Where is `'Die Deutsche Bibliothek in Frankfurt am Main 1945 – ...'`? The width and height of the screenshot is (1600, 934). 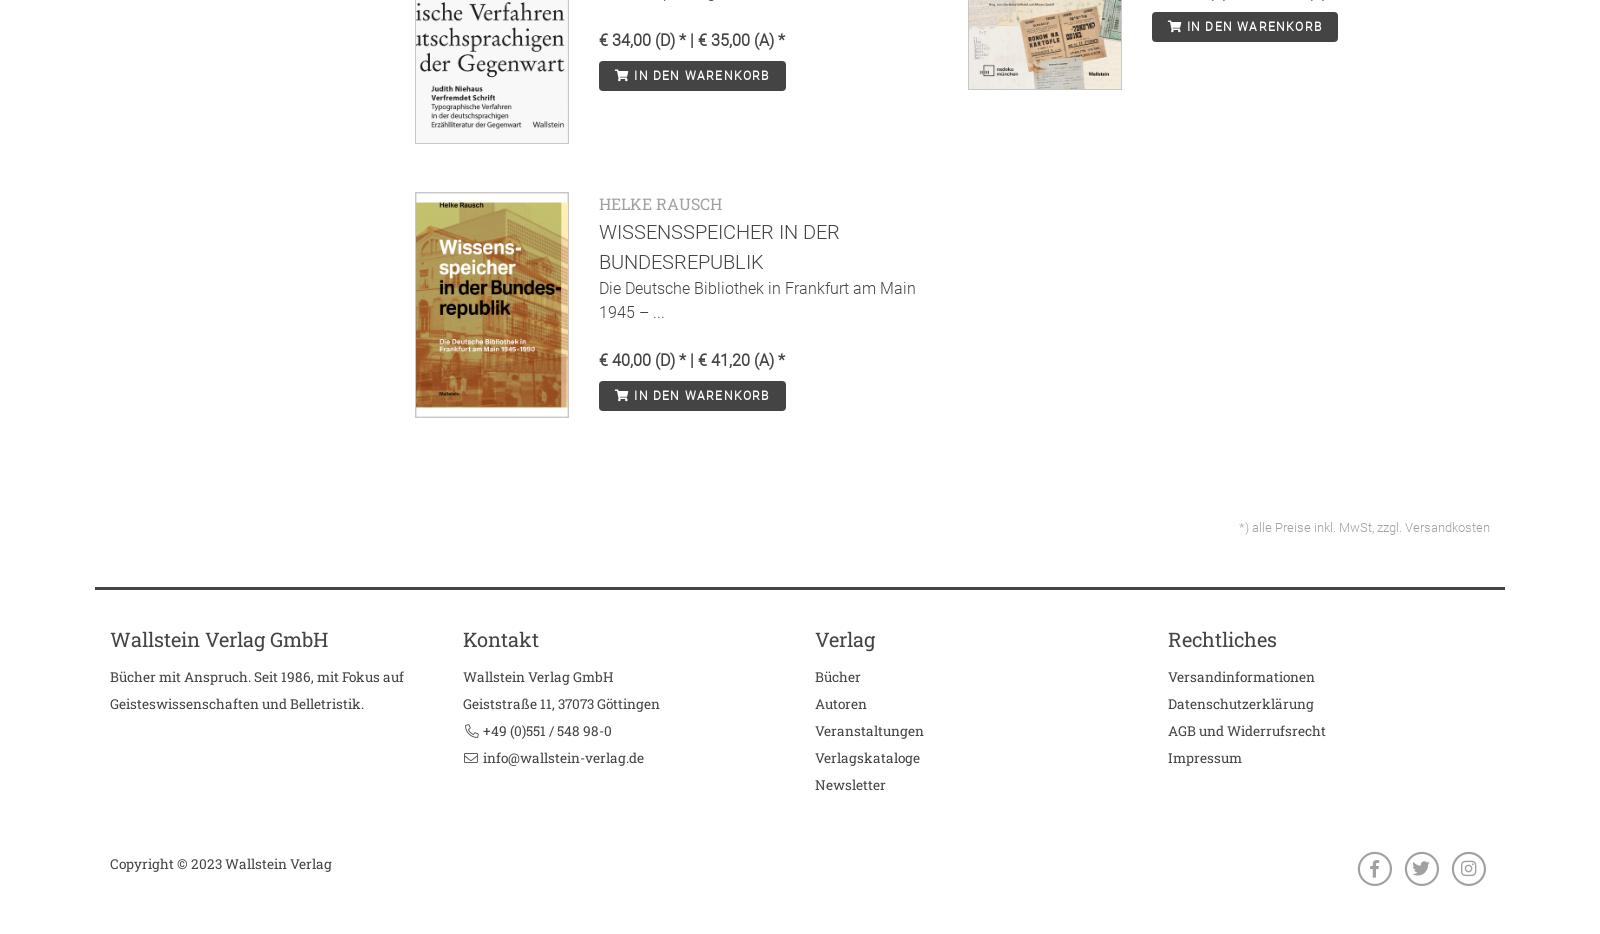
'Die Deutsche Bibliothek in Frankfurt am Main 1945 – ...' is located at coordinates (598, 298).